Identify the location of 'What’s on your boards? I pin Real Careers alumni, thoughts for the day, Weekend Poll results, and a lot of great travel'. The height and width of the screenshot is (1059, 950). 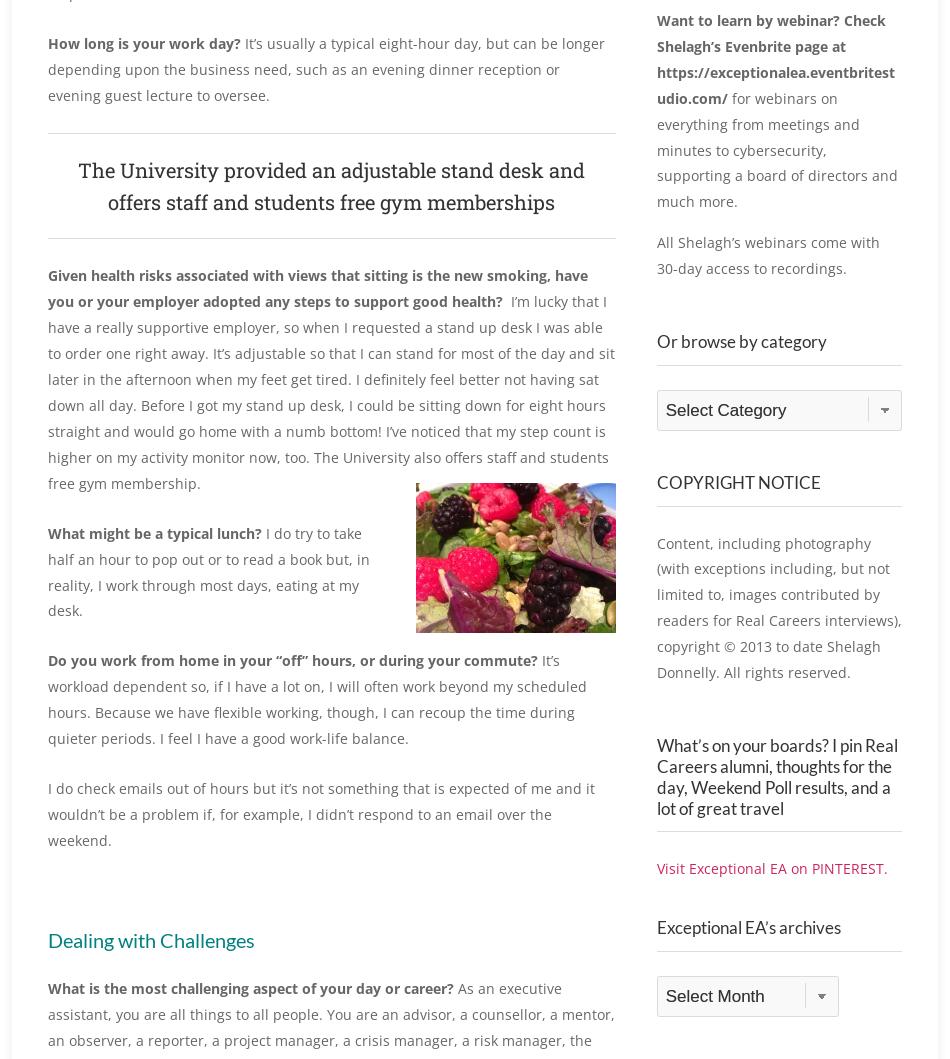
(655, 797).